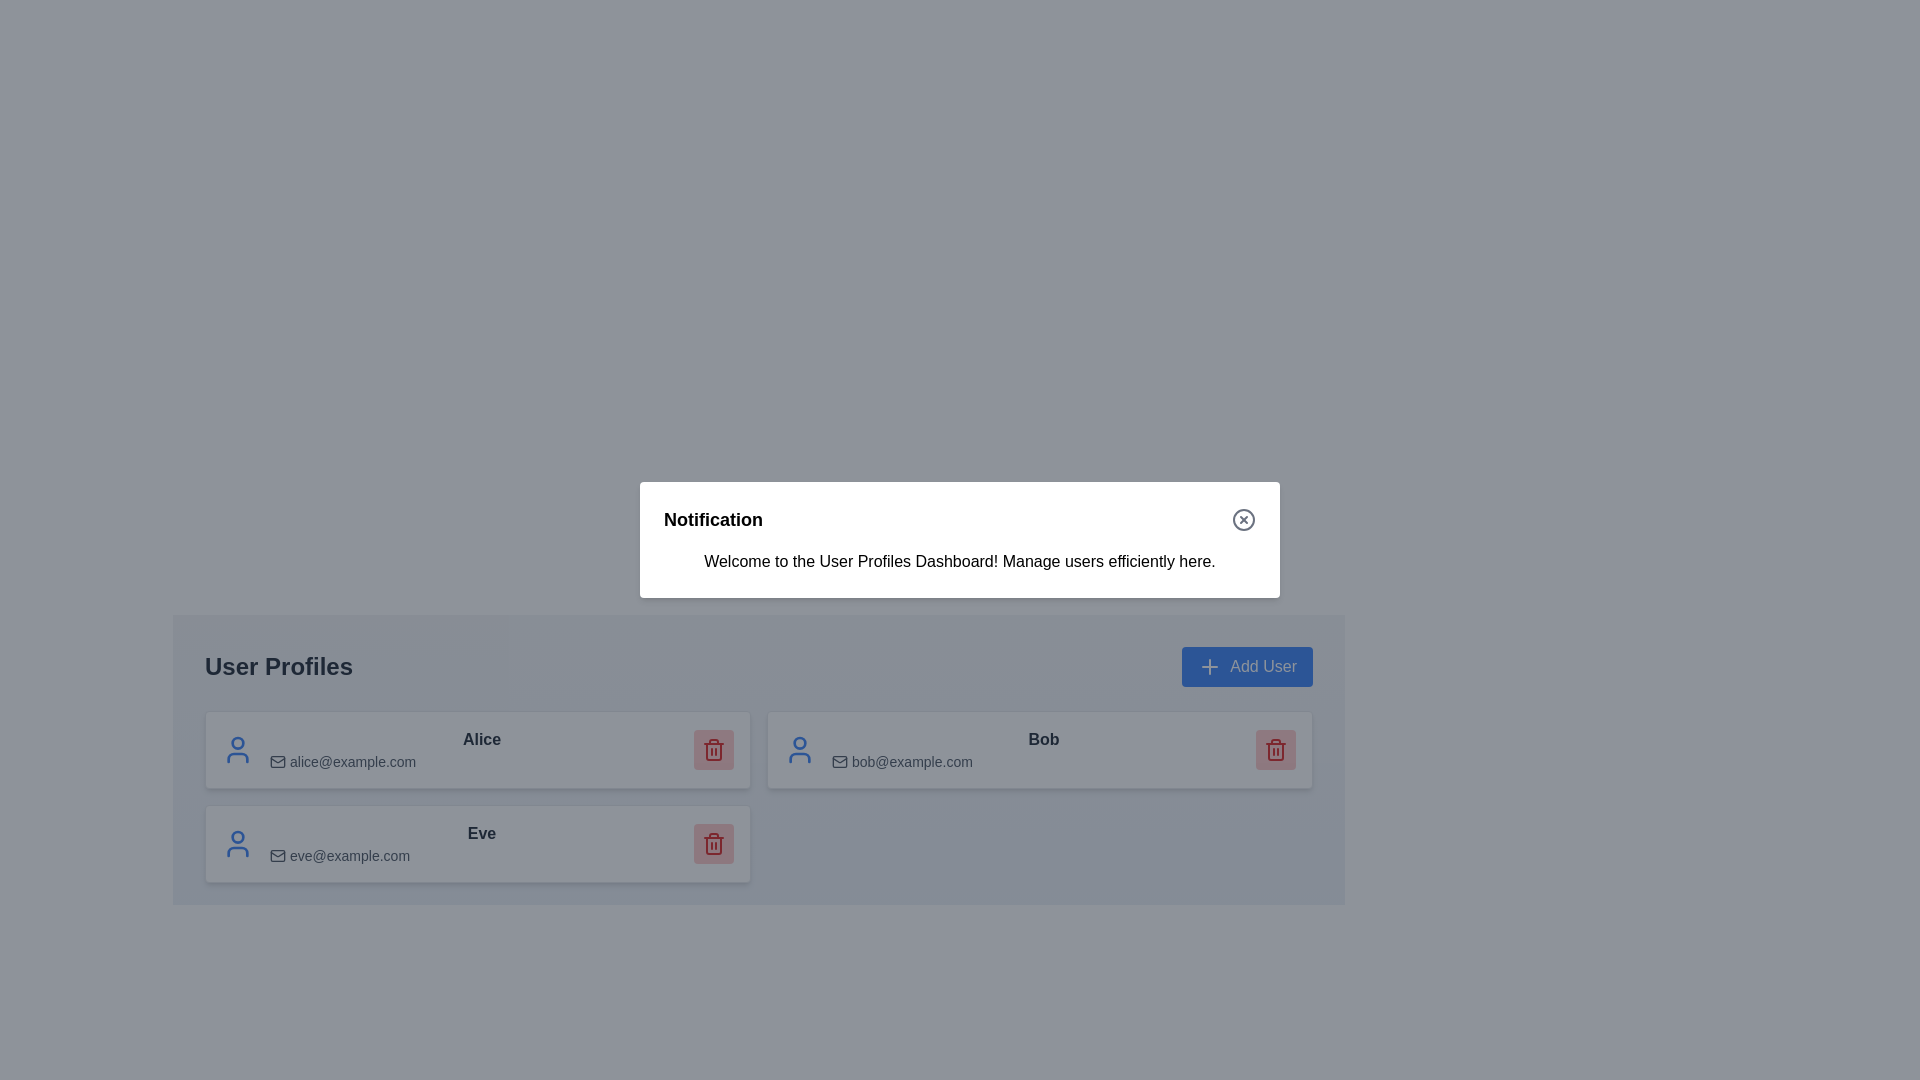 The height and width of the screenshot is (1080, 1920). Describe the element at coordinates (1242, 519) in the screenshot. I see `the Close button, a circular icon with an 'X' mark, located in the top-right corner of the notification modal` at that location.